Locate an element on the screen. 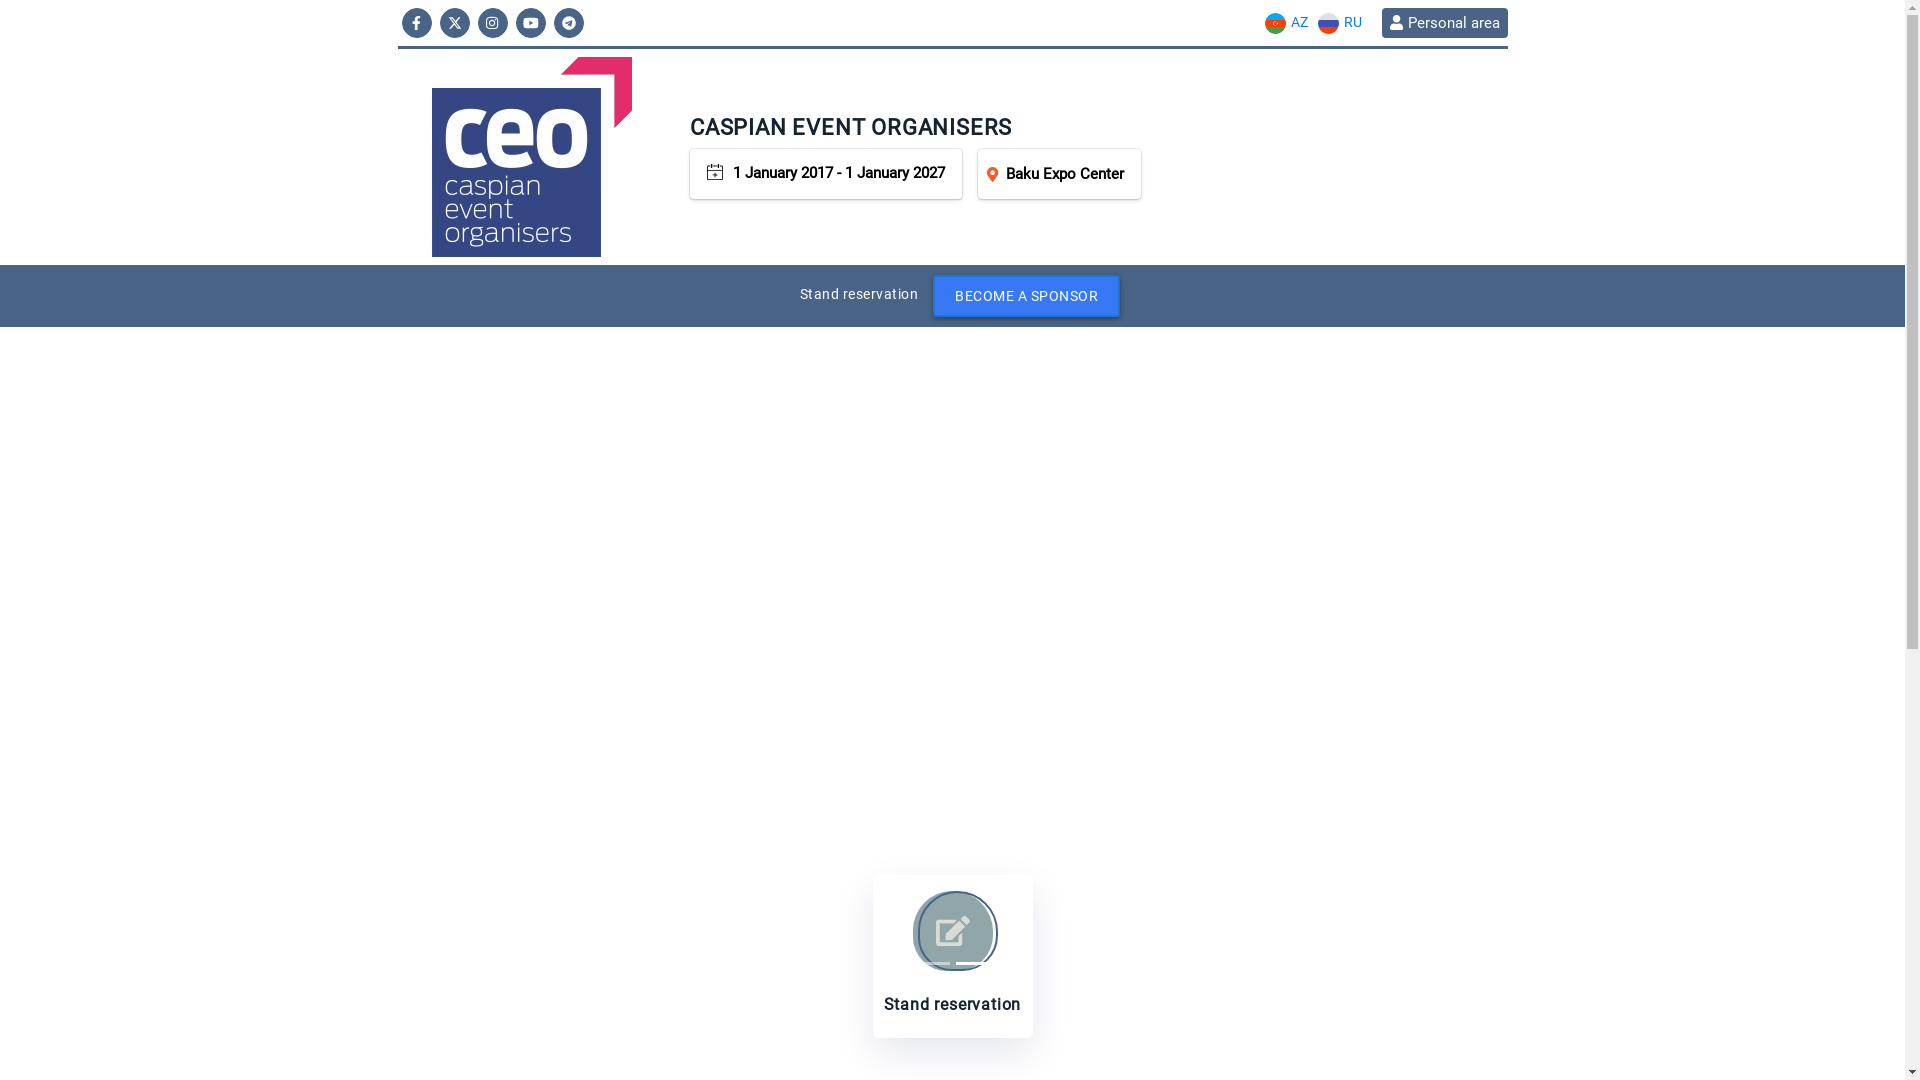 The width and height of the screenshot is (1920, 1080). 'Stand reservation' is located at coordinates (950, 955).